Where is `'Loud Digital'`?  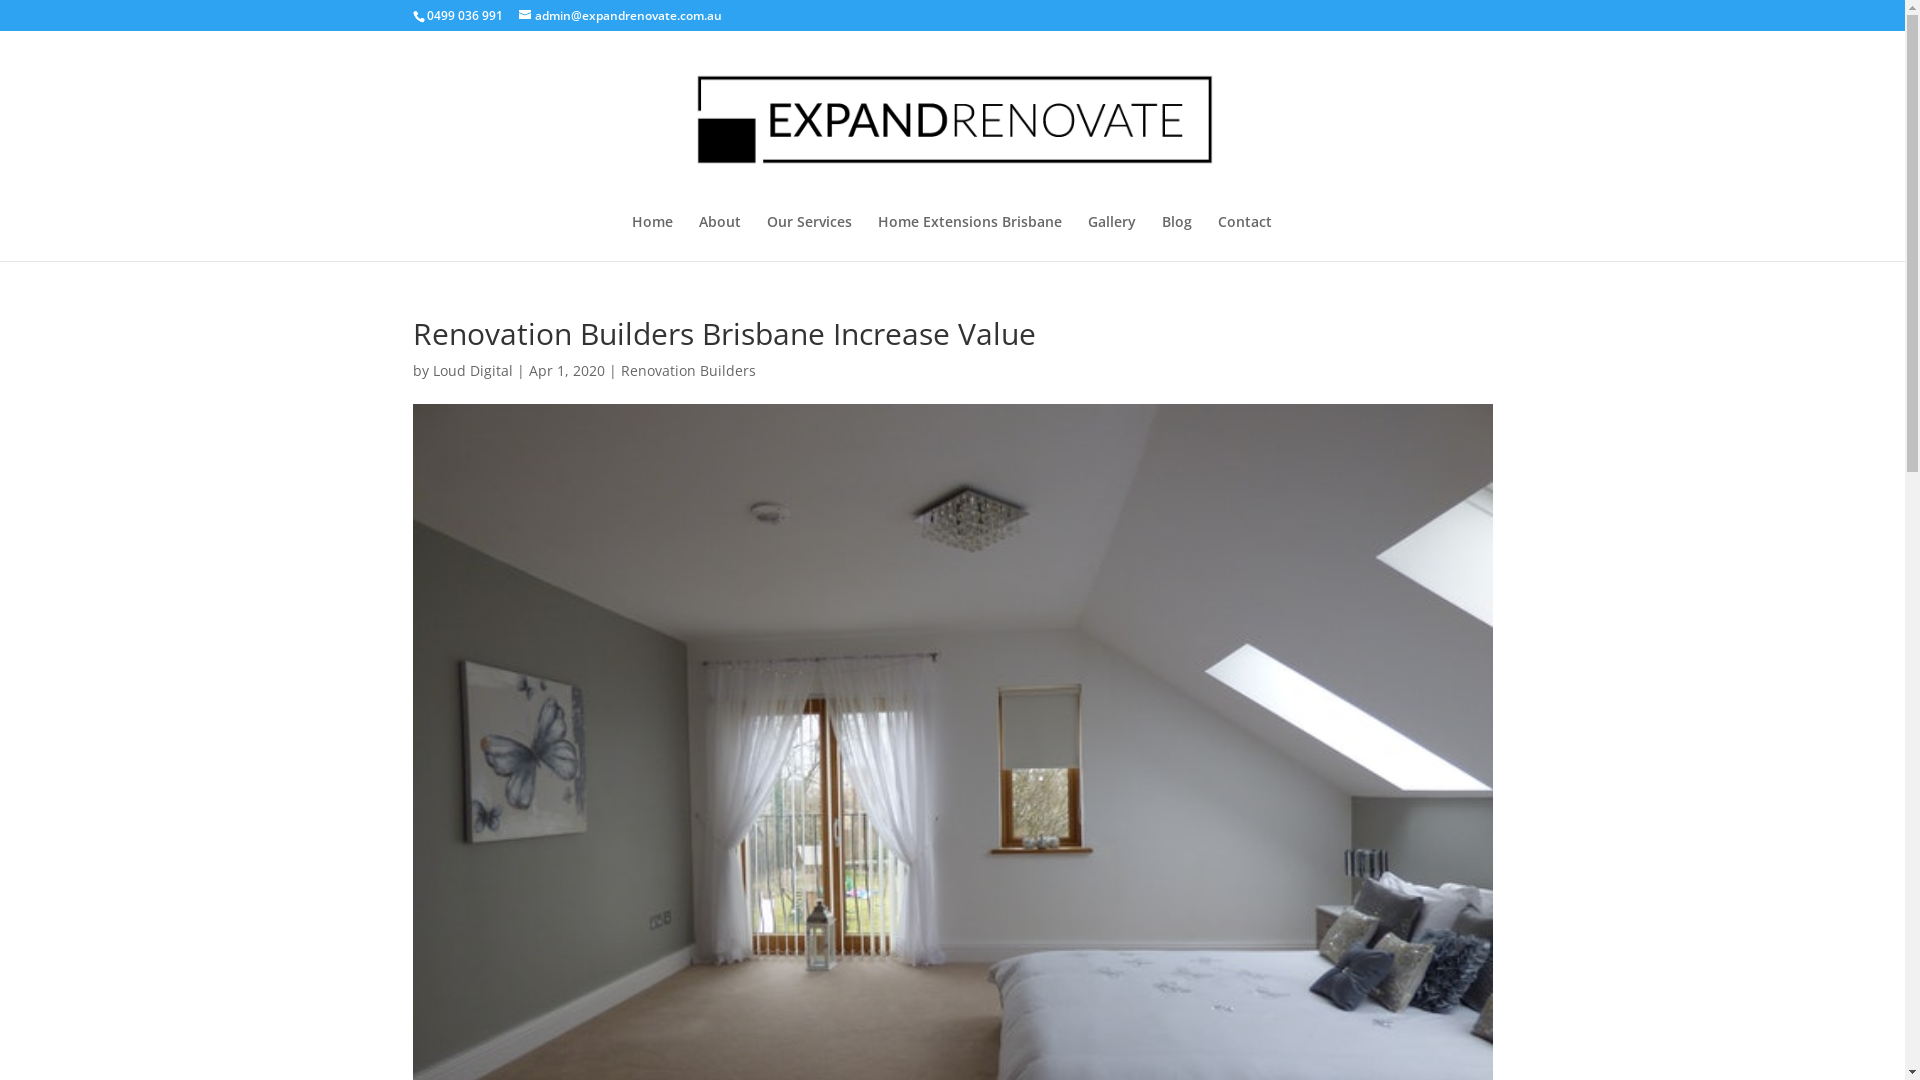 'Loud Digital' is located at coordinates (431, 370).